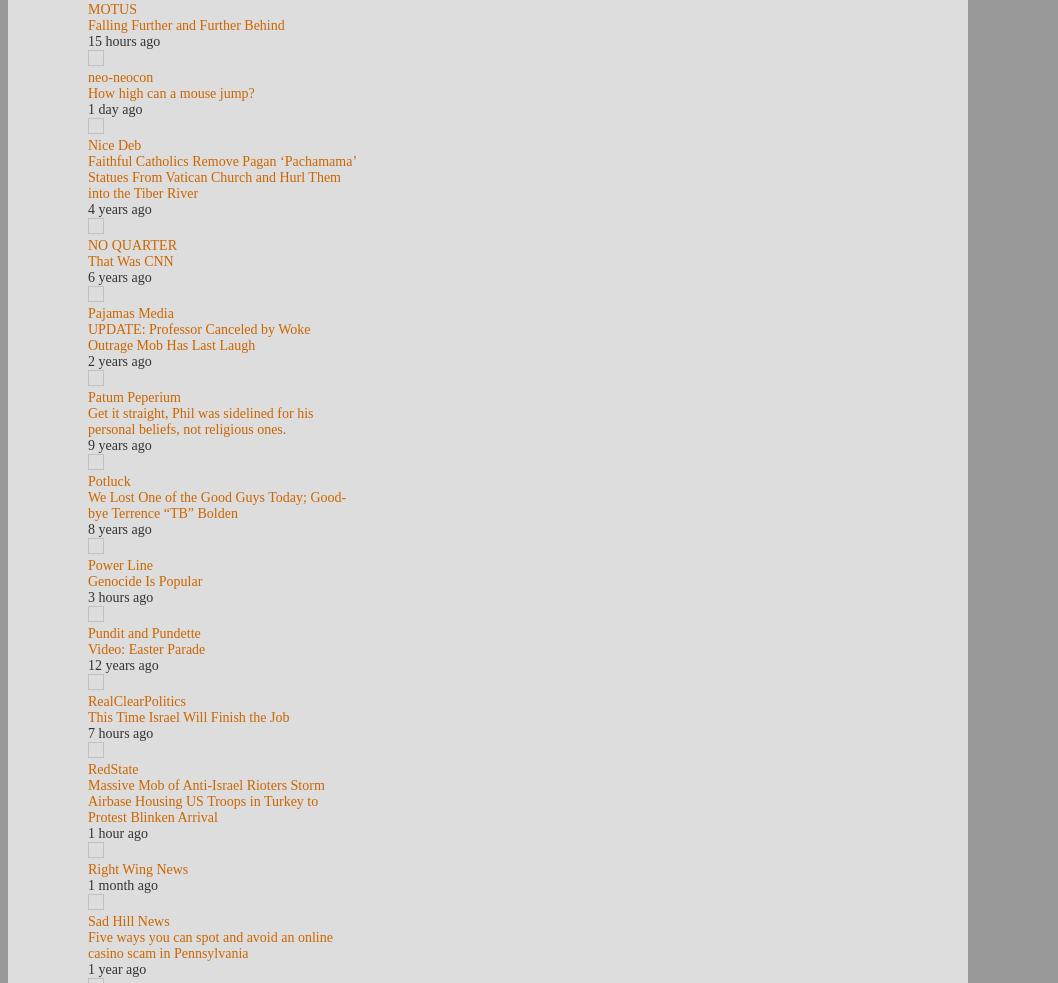 This screenshot has height=983, width=1058. What do you see at coordinates (129, 313) in the screenshot?
I see `'Pajamas Media'` at bounding box center [129, 313].